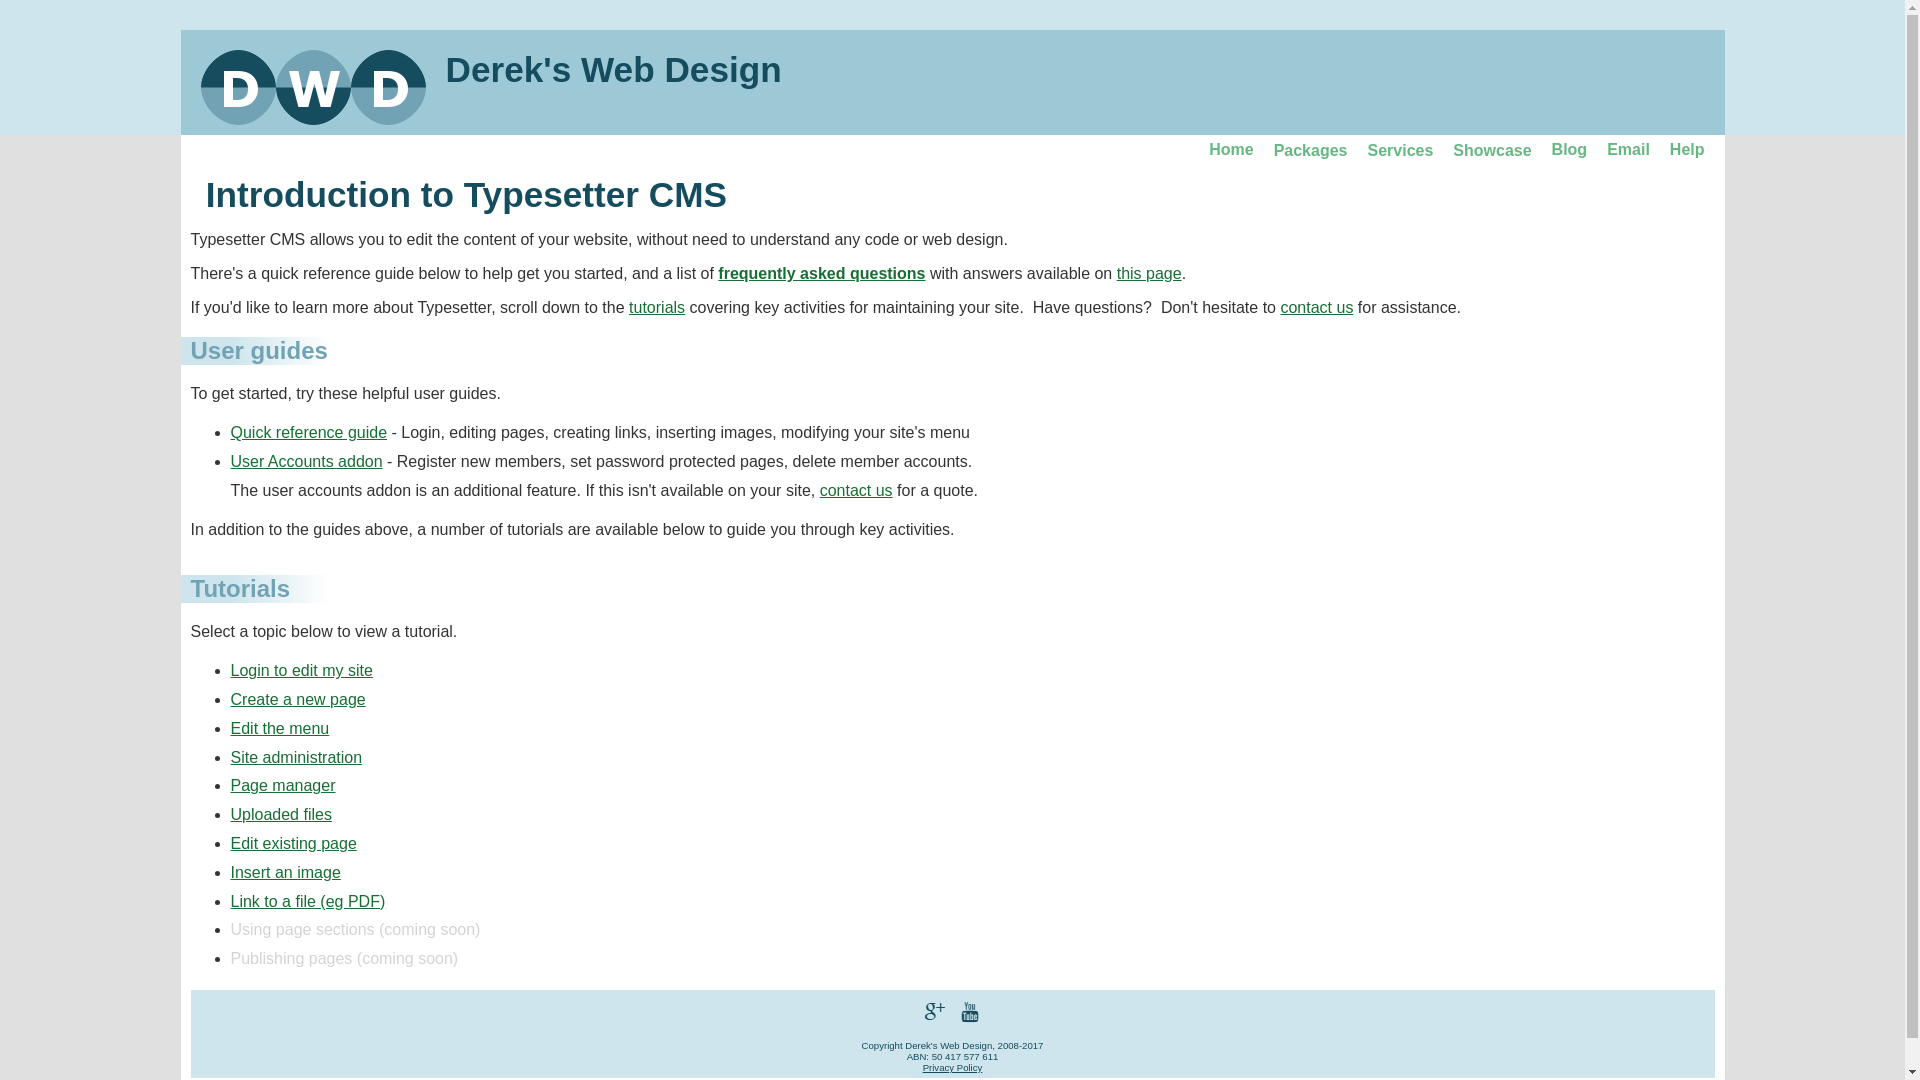 This screenshot has width=1920, height=1080. What do you see at coordinates (296, 698) in the screenshot?
I see `'Create a new page'` at bounding box center [296, 698].